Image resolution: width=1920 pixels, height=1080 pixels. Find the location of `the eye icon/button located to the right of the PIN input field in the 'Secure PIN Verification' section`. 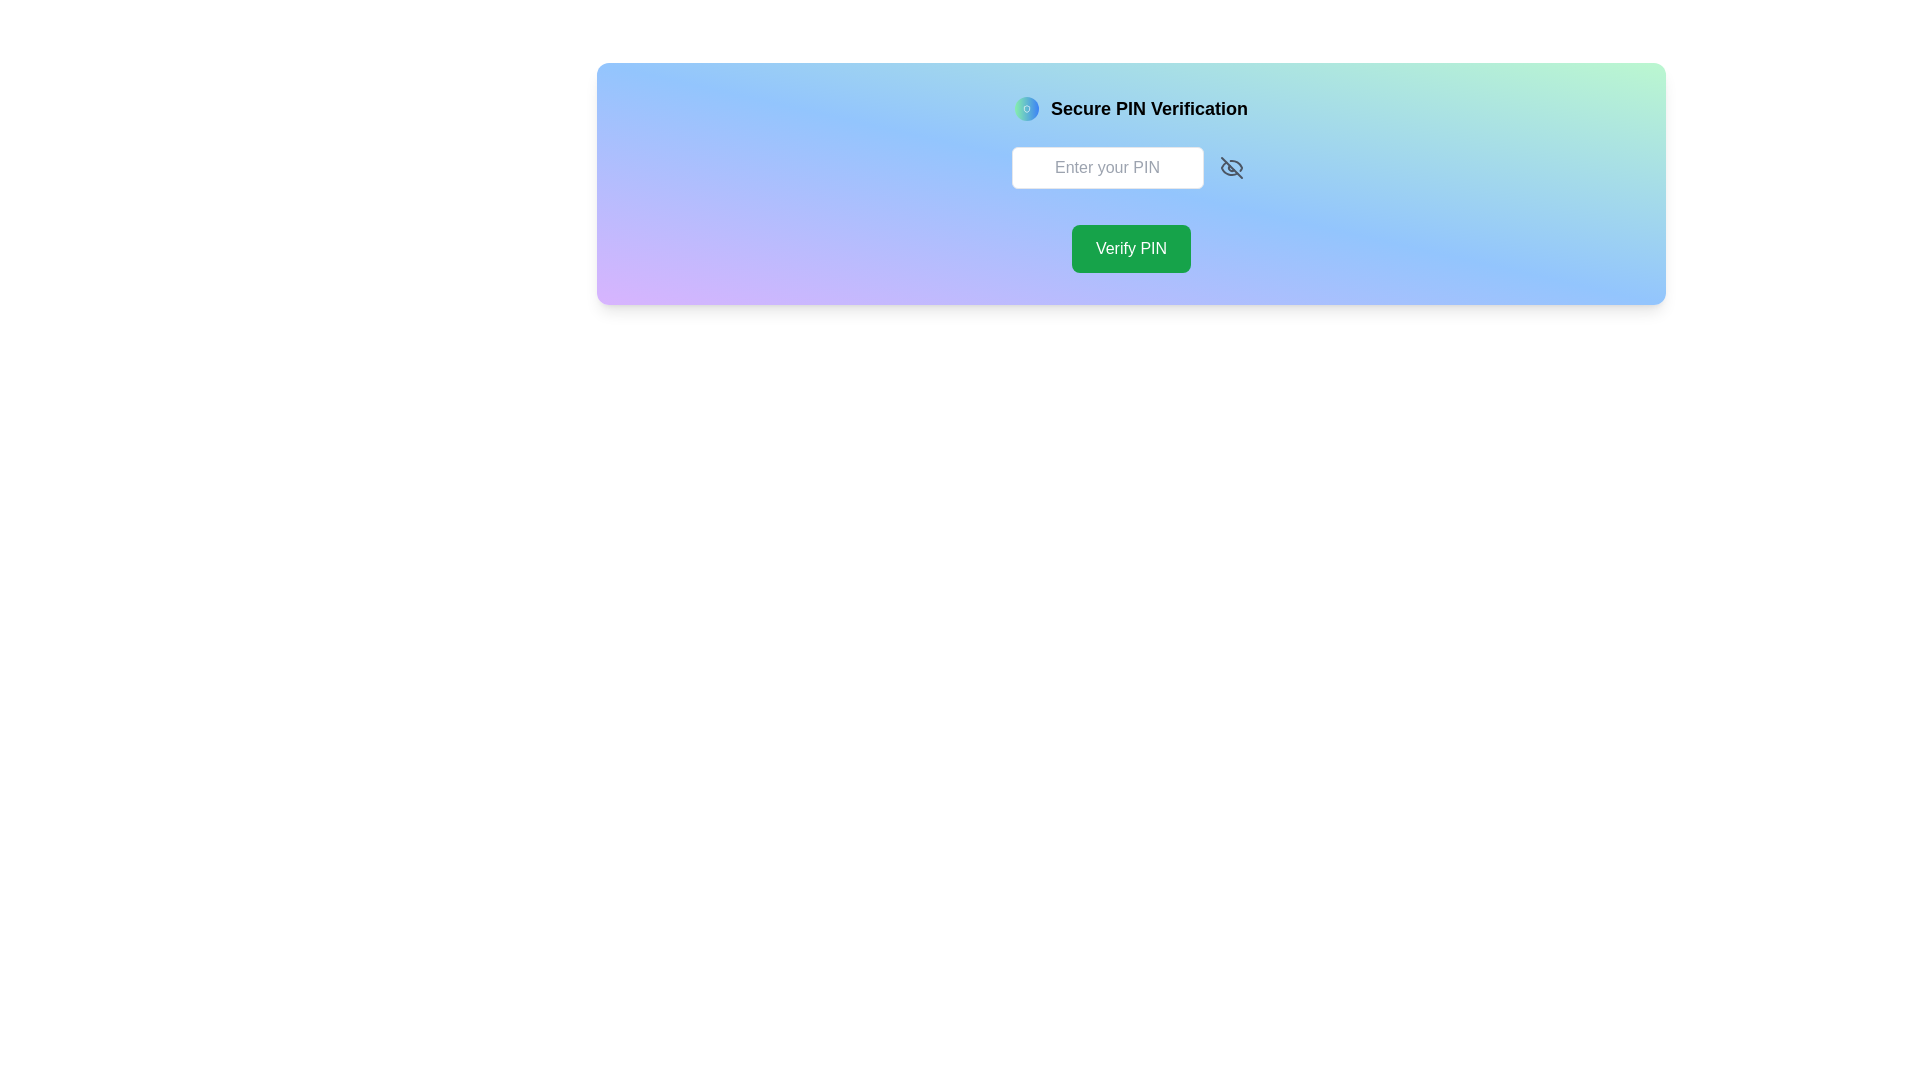

the eye icon/button located to the right of the PIN input field in the 'Secure PIN Verification' section is located at coordinates (1230, 167).